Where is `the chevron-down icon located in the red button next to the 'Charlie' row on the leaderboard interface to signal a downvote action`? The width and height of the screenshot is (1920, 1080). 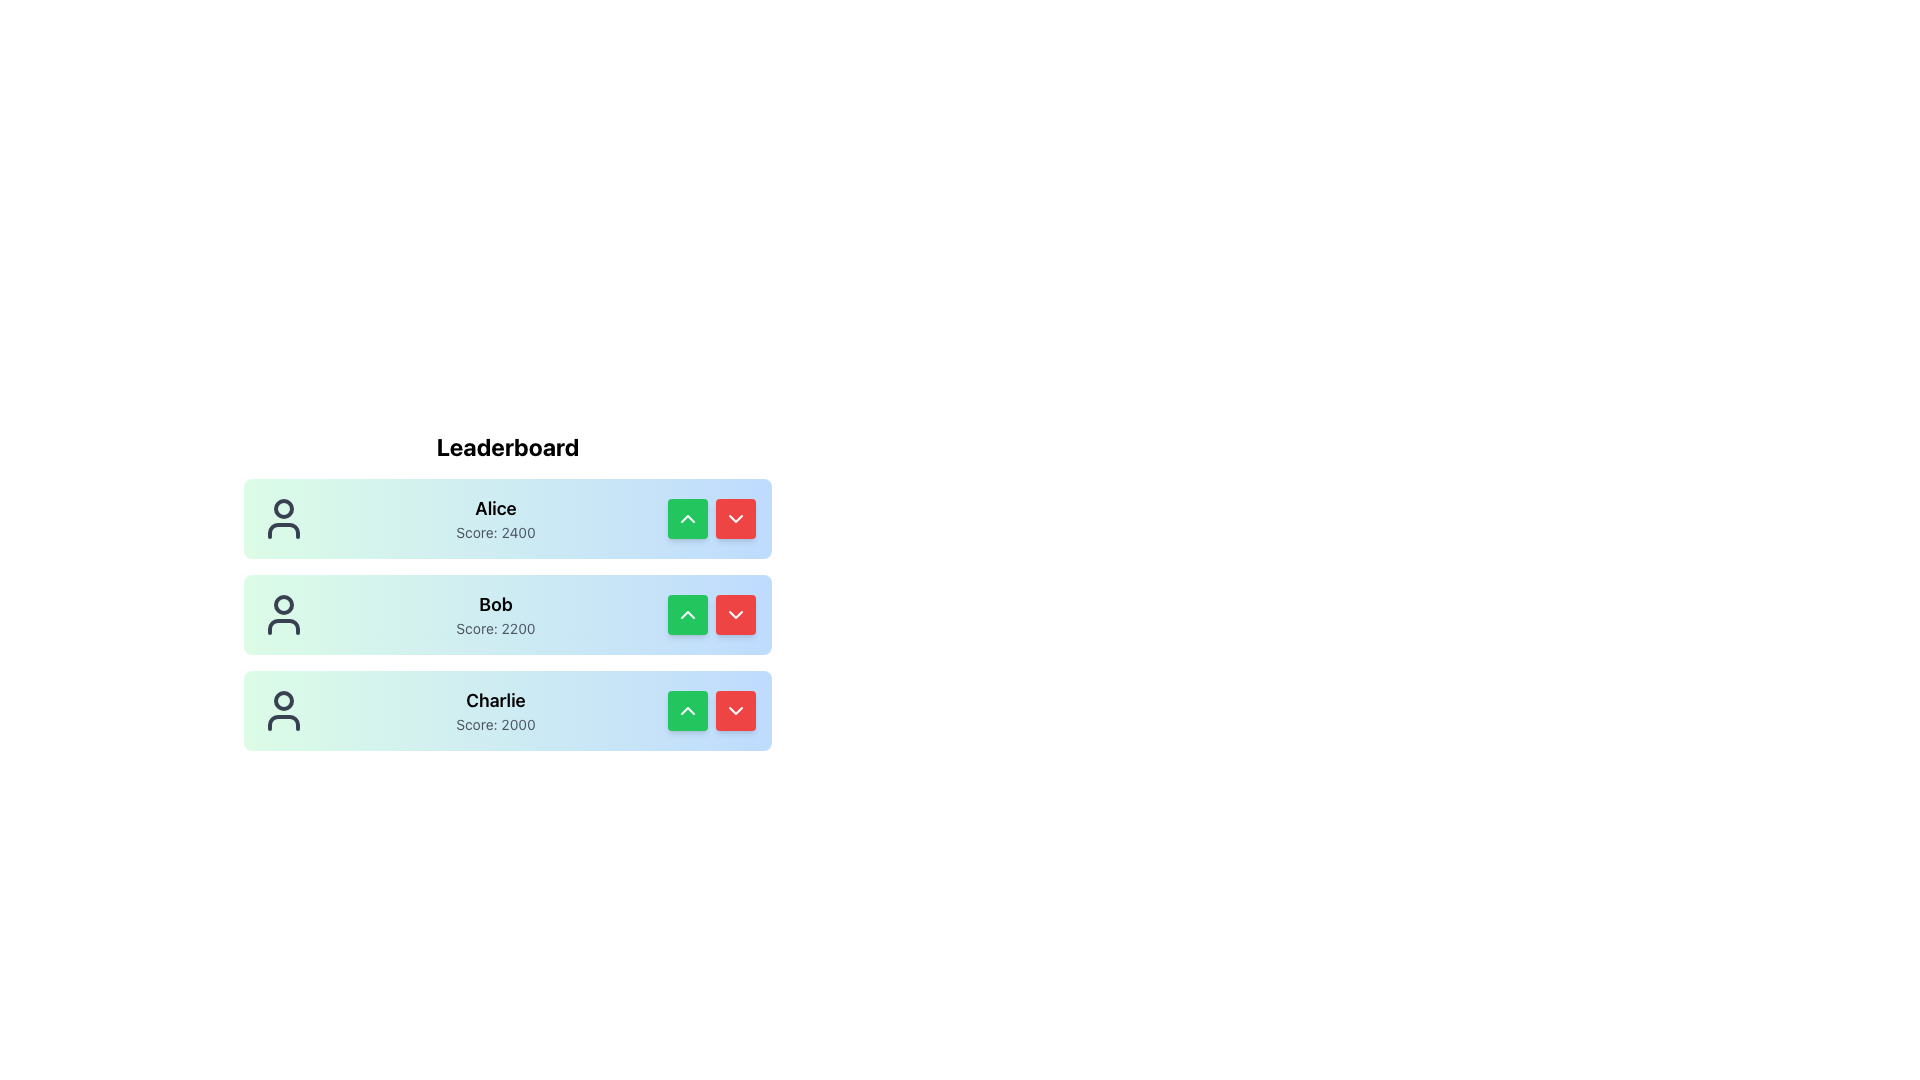 the chevron-down icon located in the red button next to the 'Charlie' row on the leaderboard interface to signal a downvote action is located at coordinates (734, 709).